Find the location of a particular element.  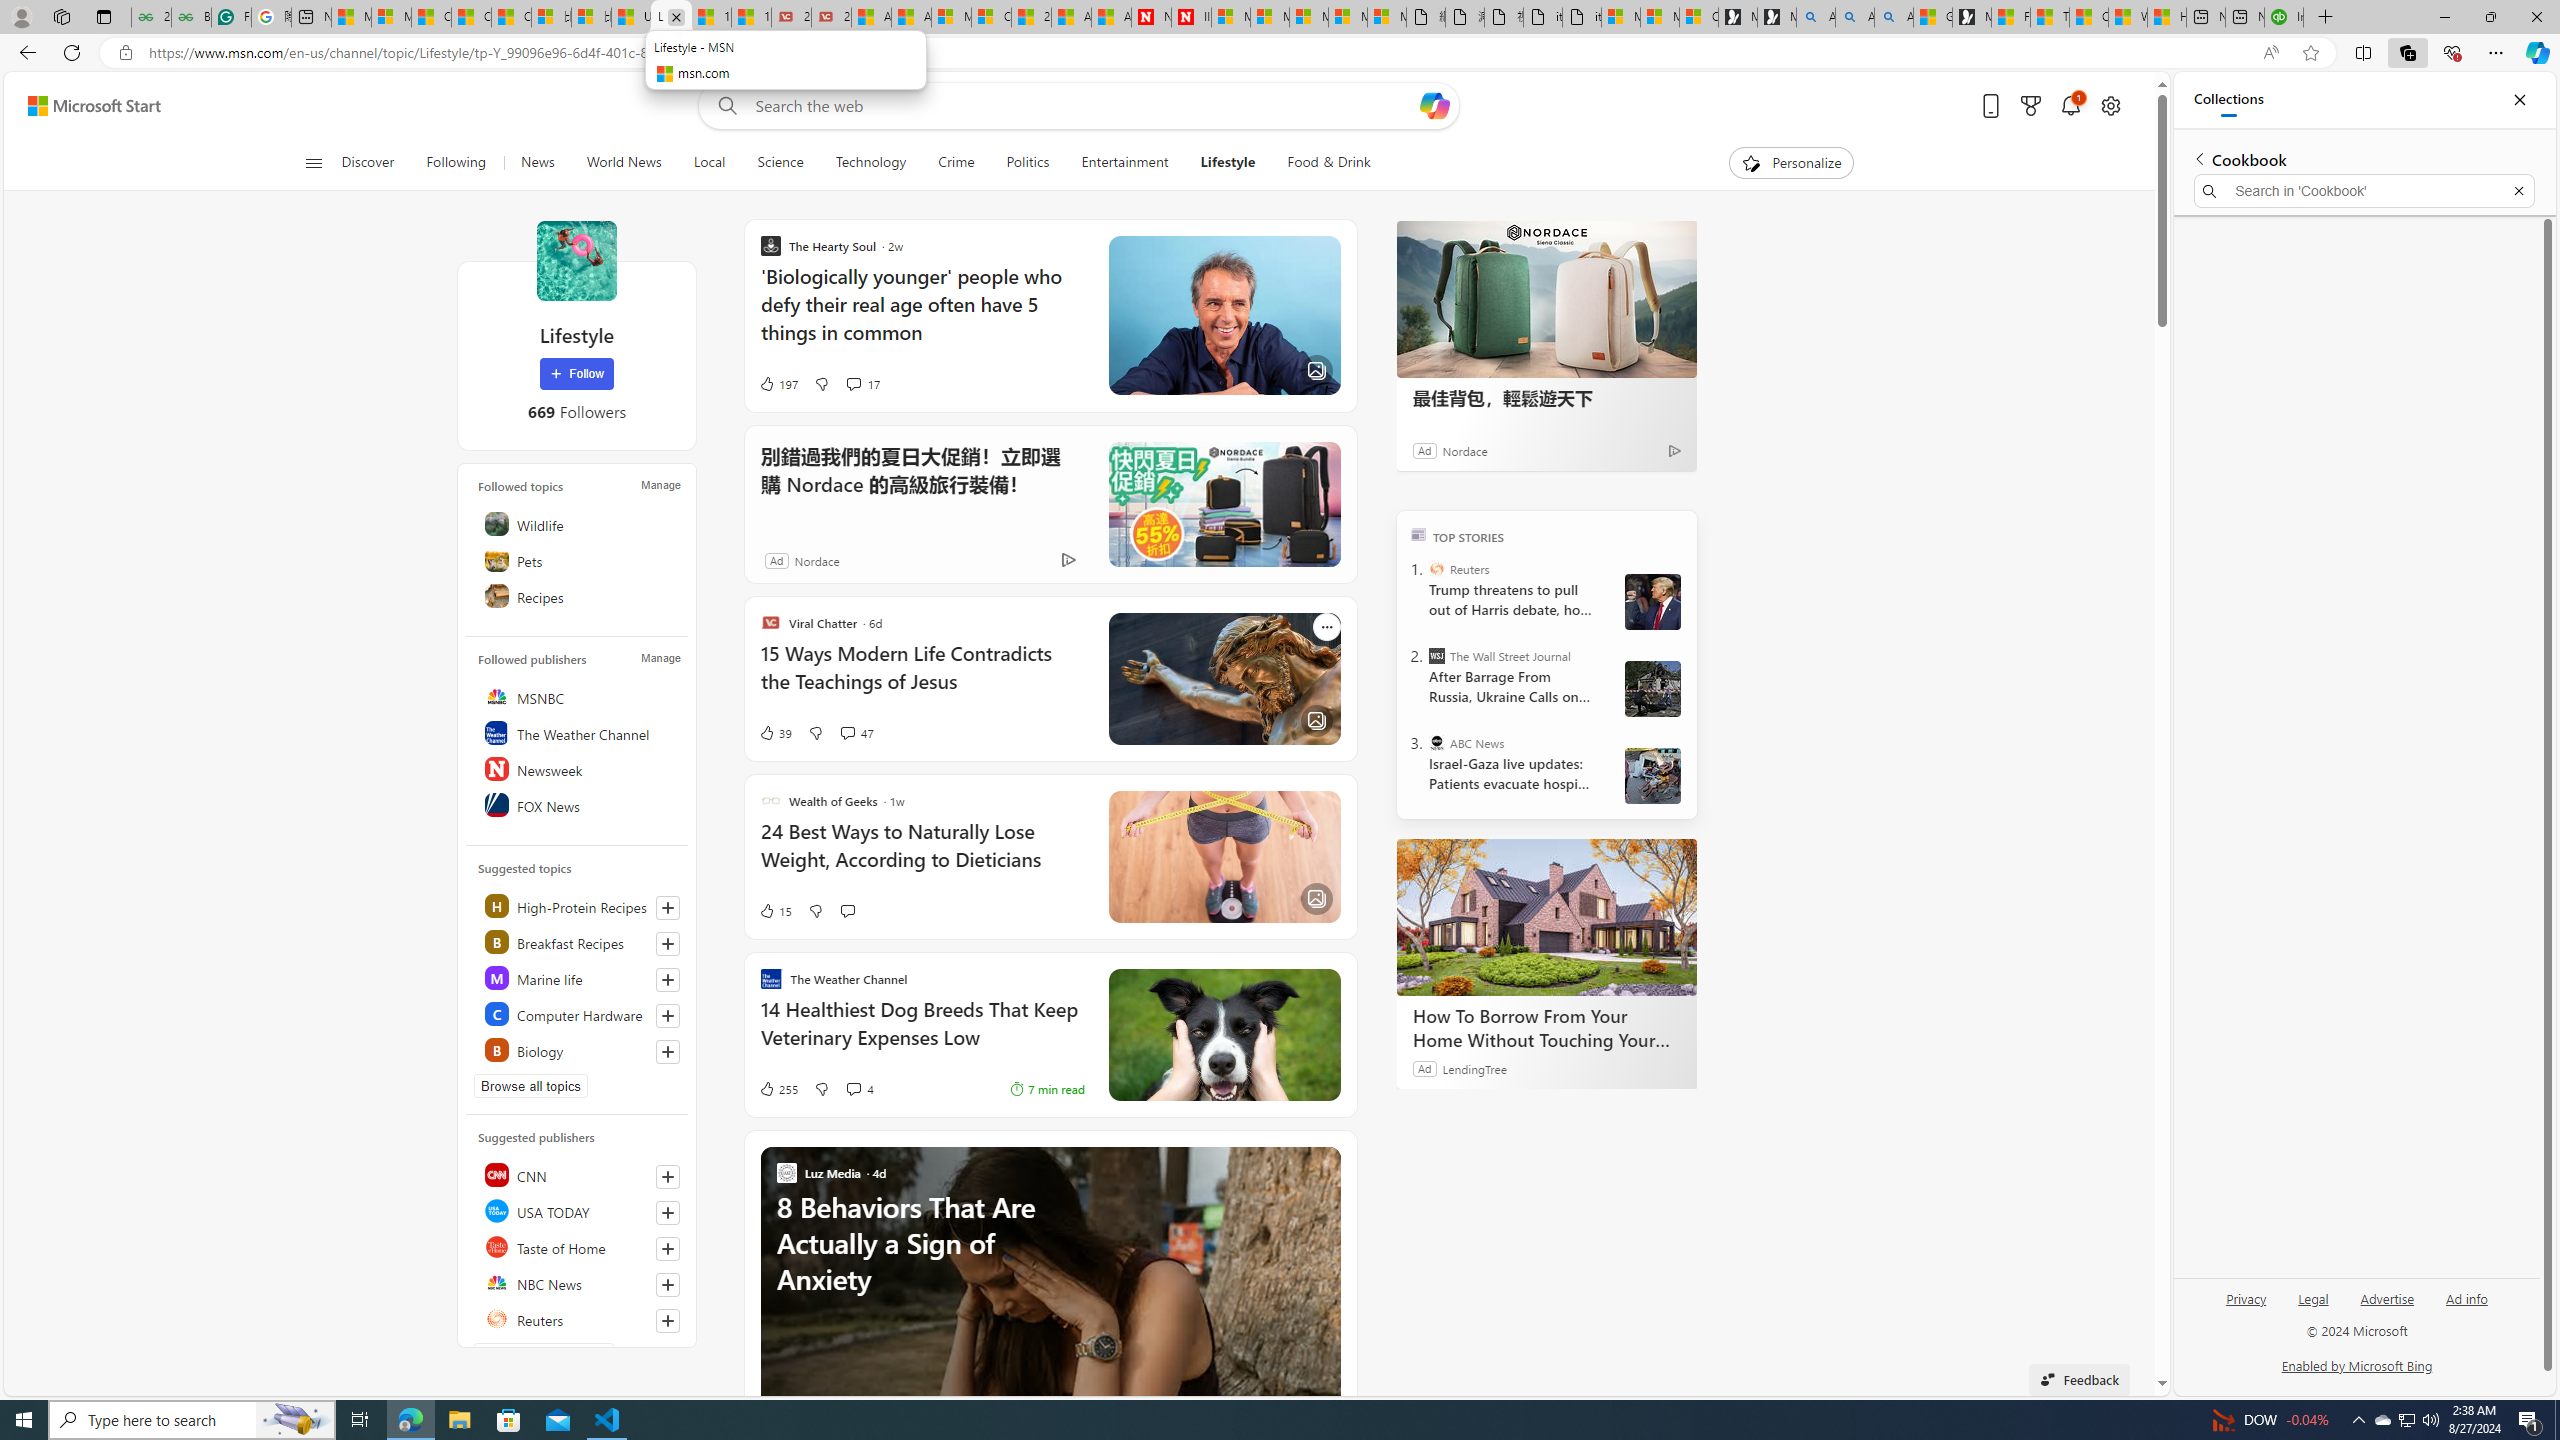

'Follow this topic' is located at coordinates (668, 1050).